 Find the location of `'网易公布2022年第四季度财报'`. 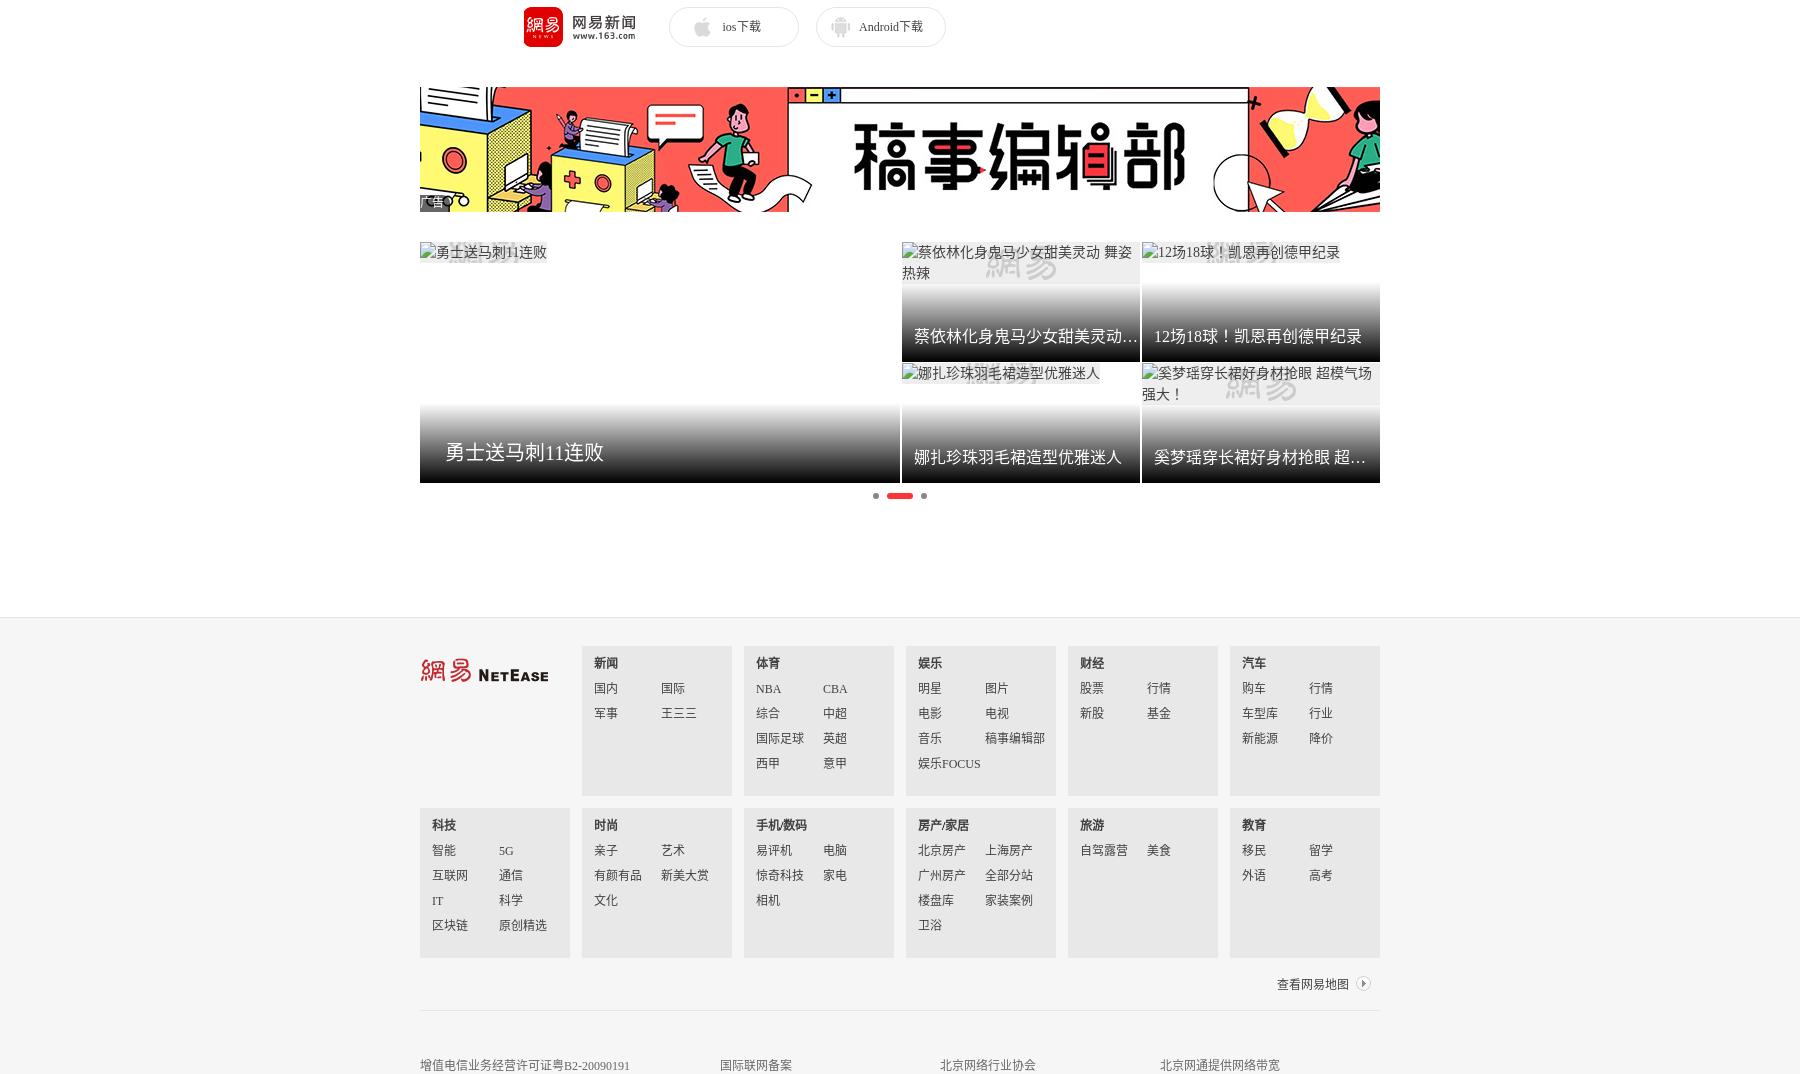

'网易公布2022年第四季度财报' is located at coordinates (731, 511).